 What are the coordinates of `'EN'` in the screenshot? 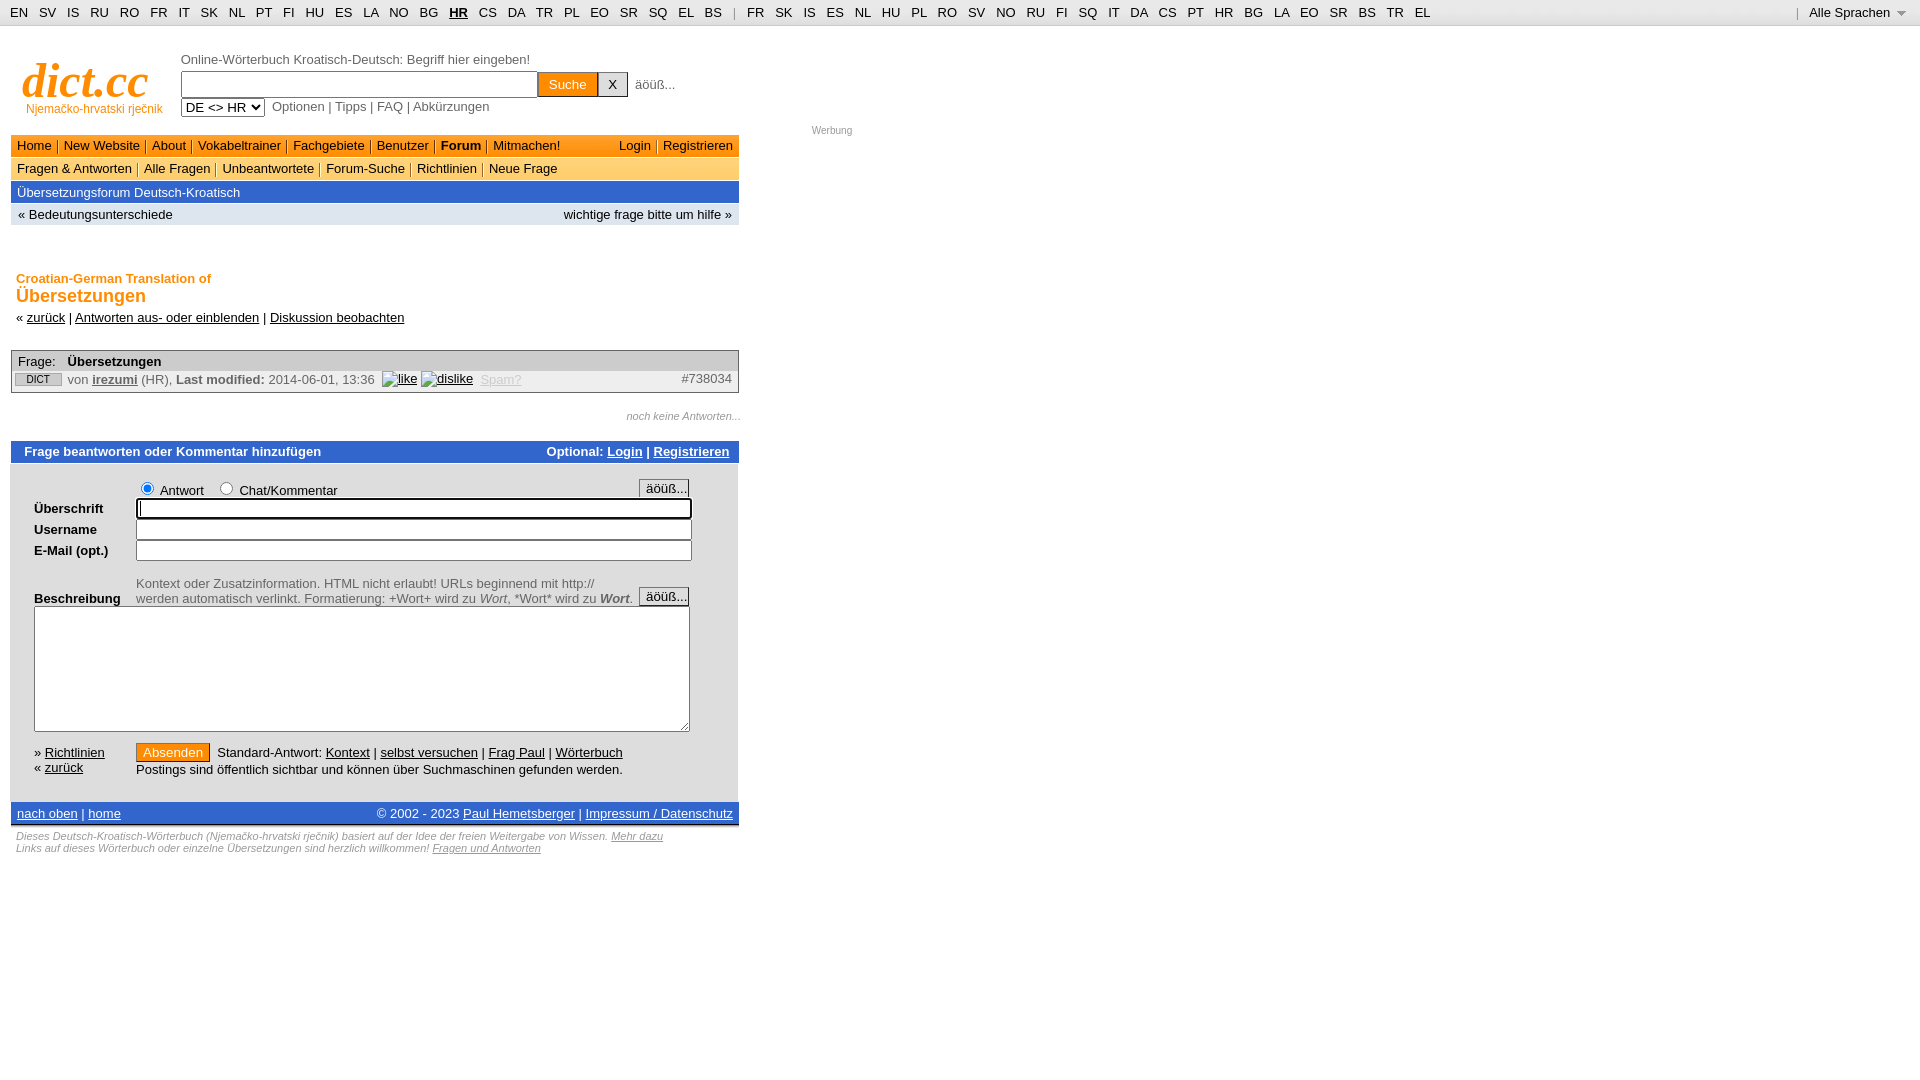 It's located at (19, 12).